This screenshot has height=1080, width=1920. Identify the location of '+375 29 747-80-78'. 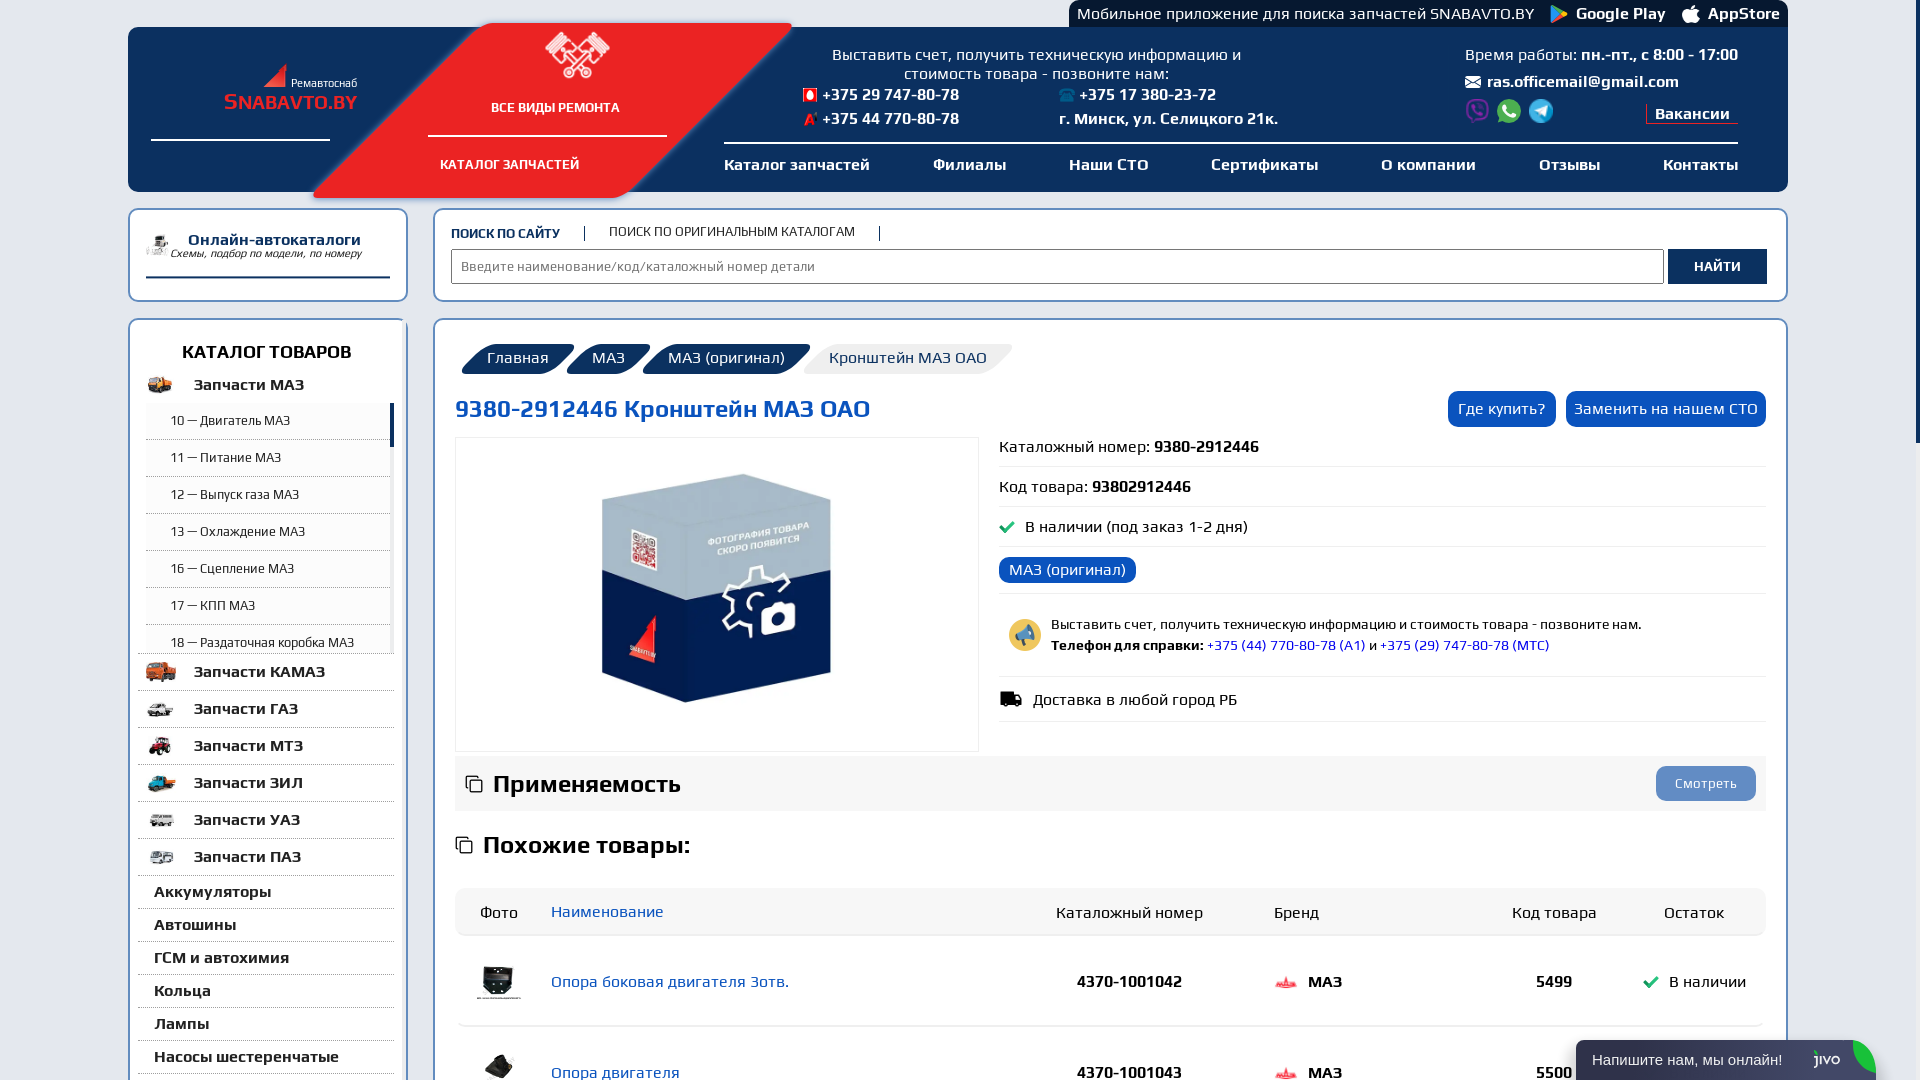
(906, 95).